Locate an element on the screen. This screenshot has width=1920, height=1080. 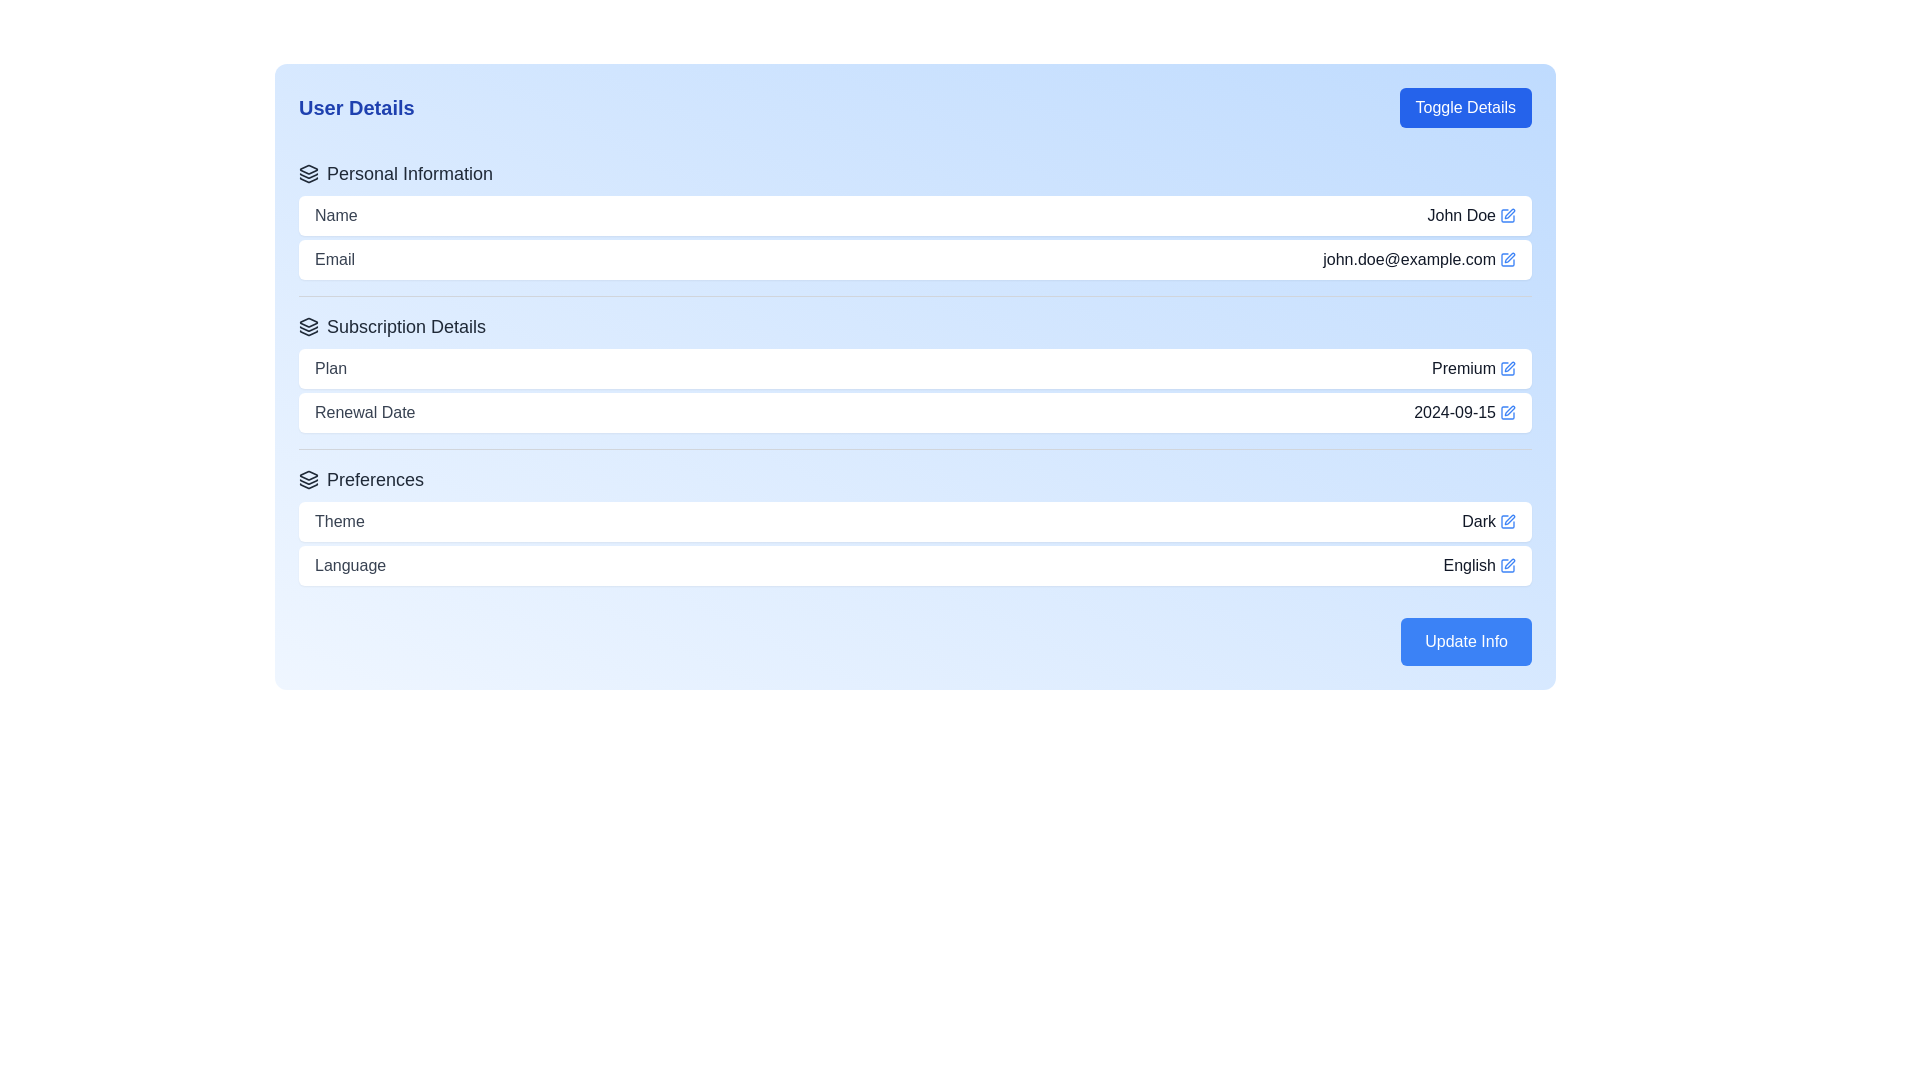
the iconic button resembling a pen located next to the 'Renewal Date' field in the 'Subscription Details' section is located at coordinates (1507, 411).